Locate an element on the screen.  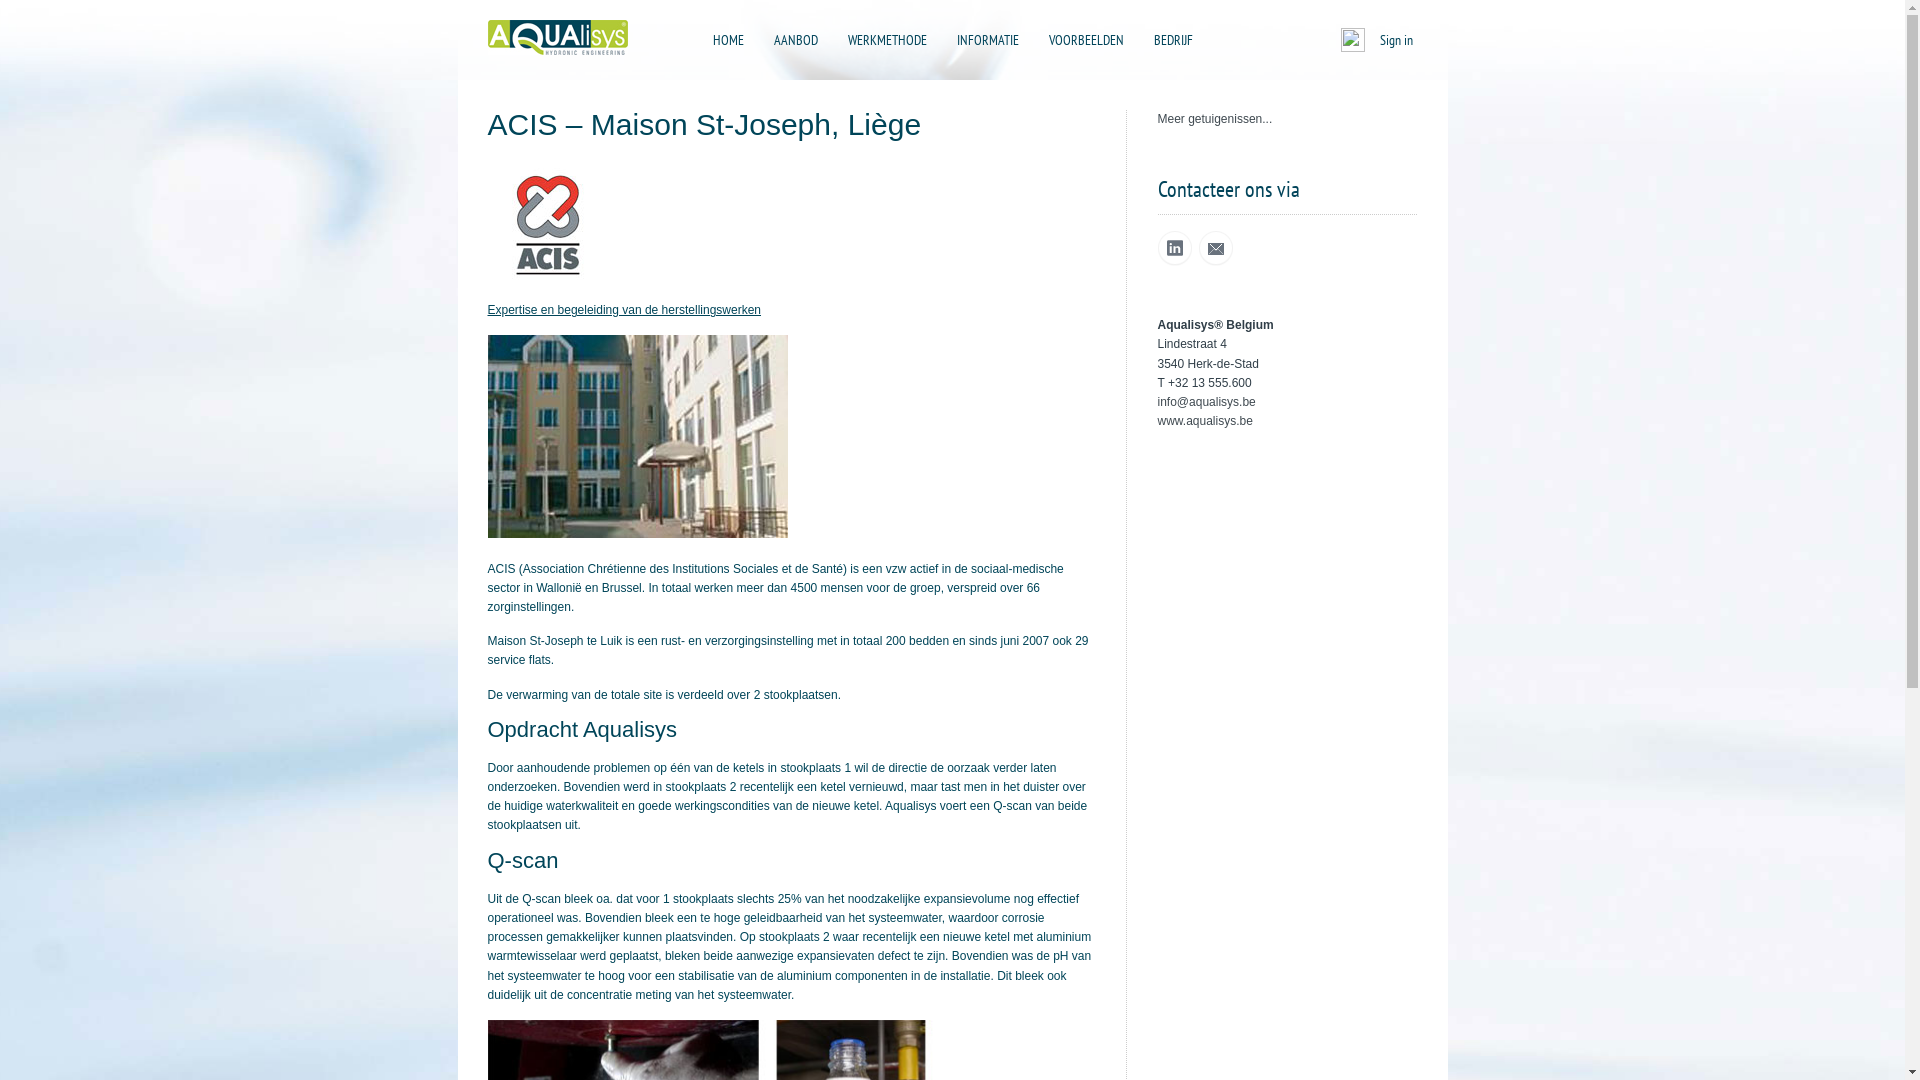
'VOORBEELDEN' is located at coordinates (1084, 39).